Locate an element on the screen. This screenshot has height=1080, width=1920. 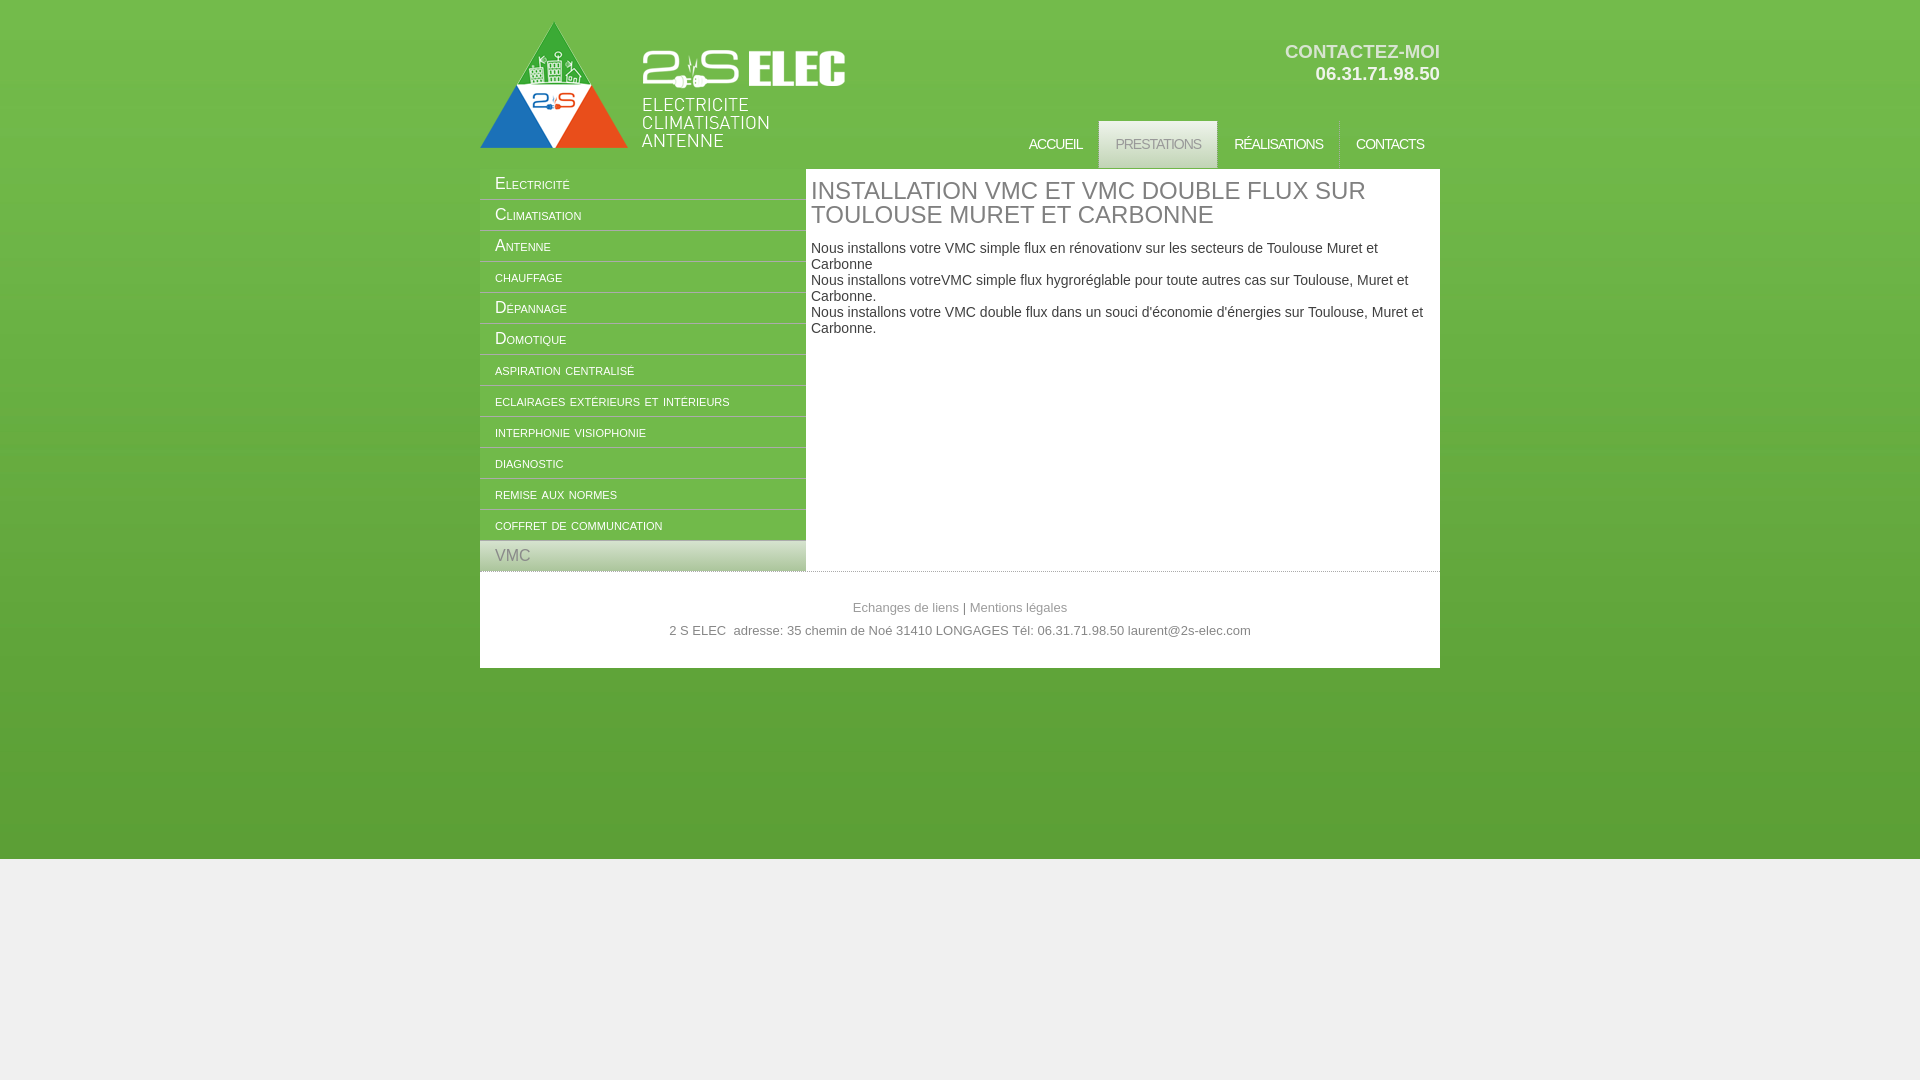
'VMC' is located at coordinates (643, 555).